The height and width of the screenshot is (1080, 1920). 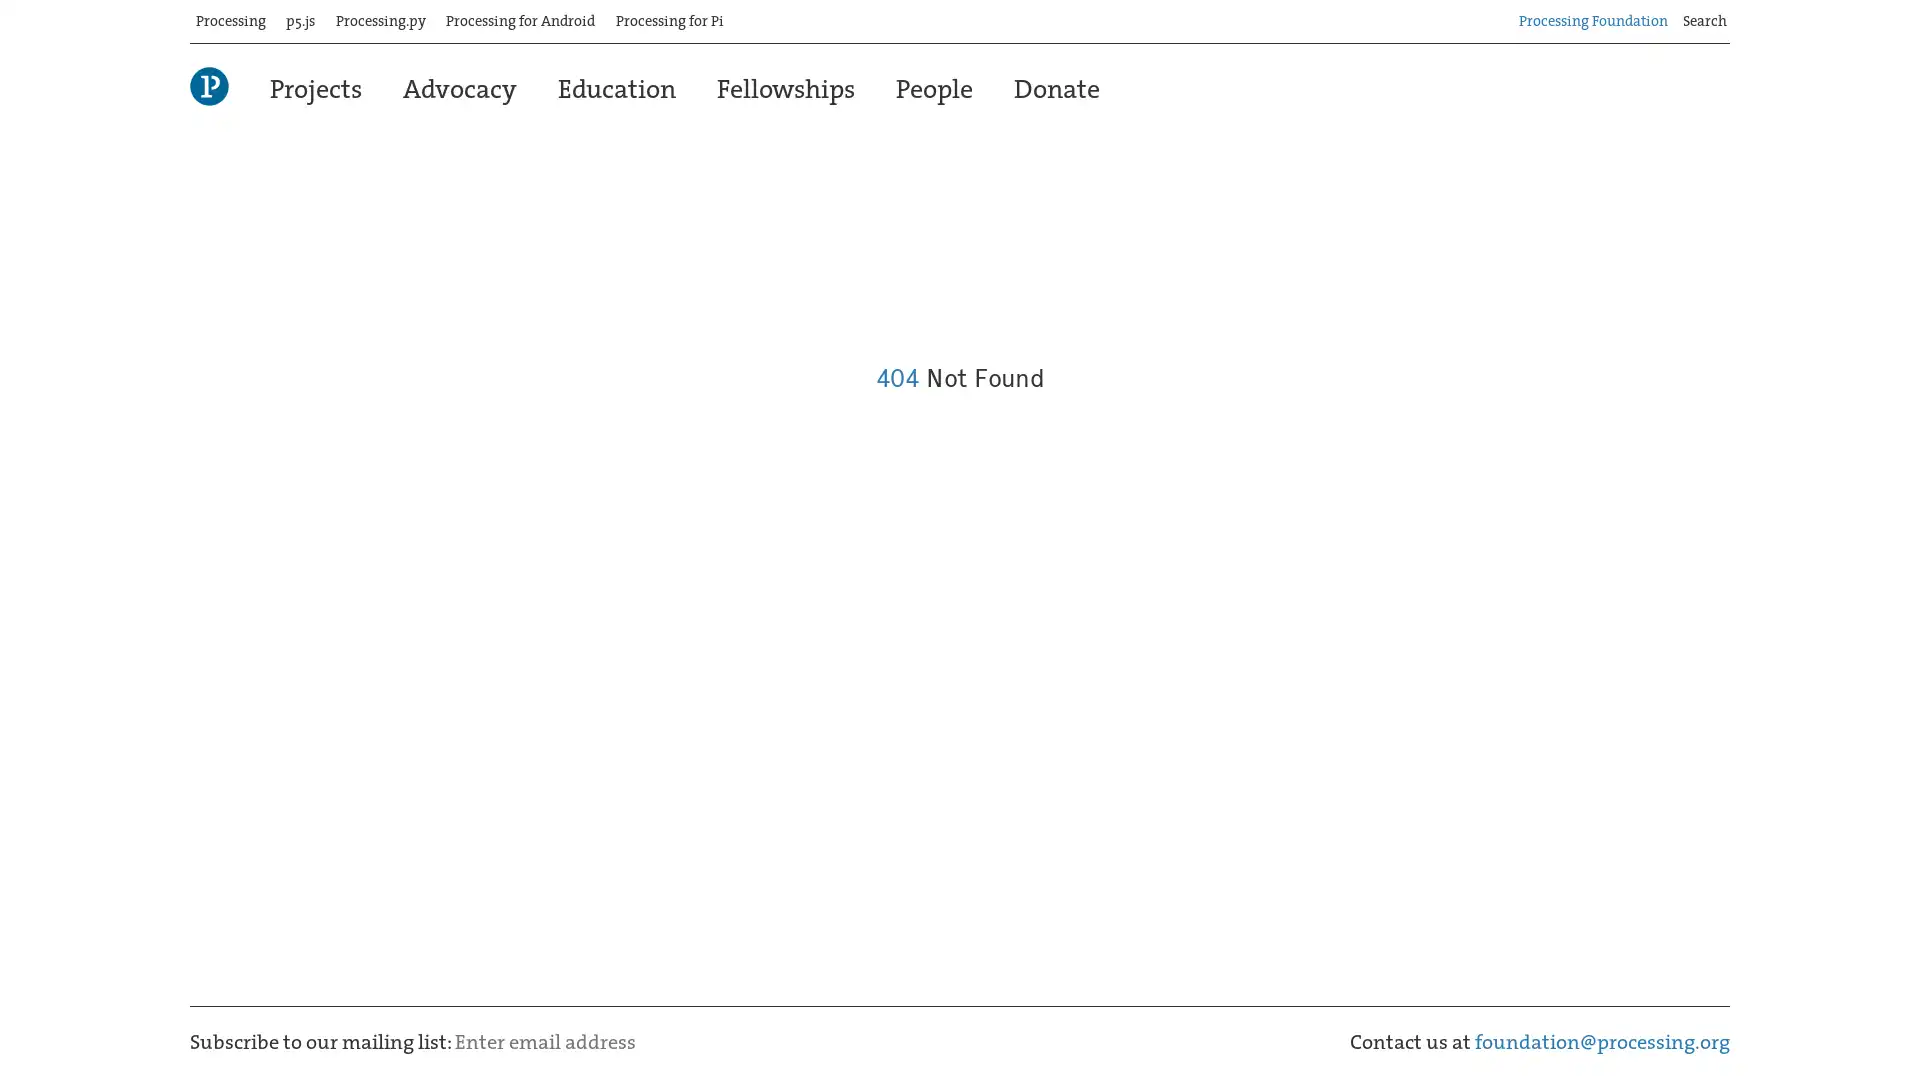 What do you see at coordinates (1729, 13) in the screenshot?
I see `Search` at bounding box center [1729, 13].